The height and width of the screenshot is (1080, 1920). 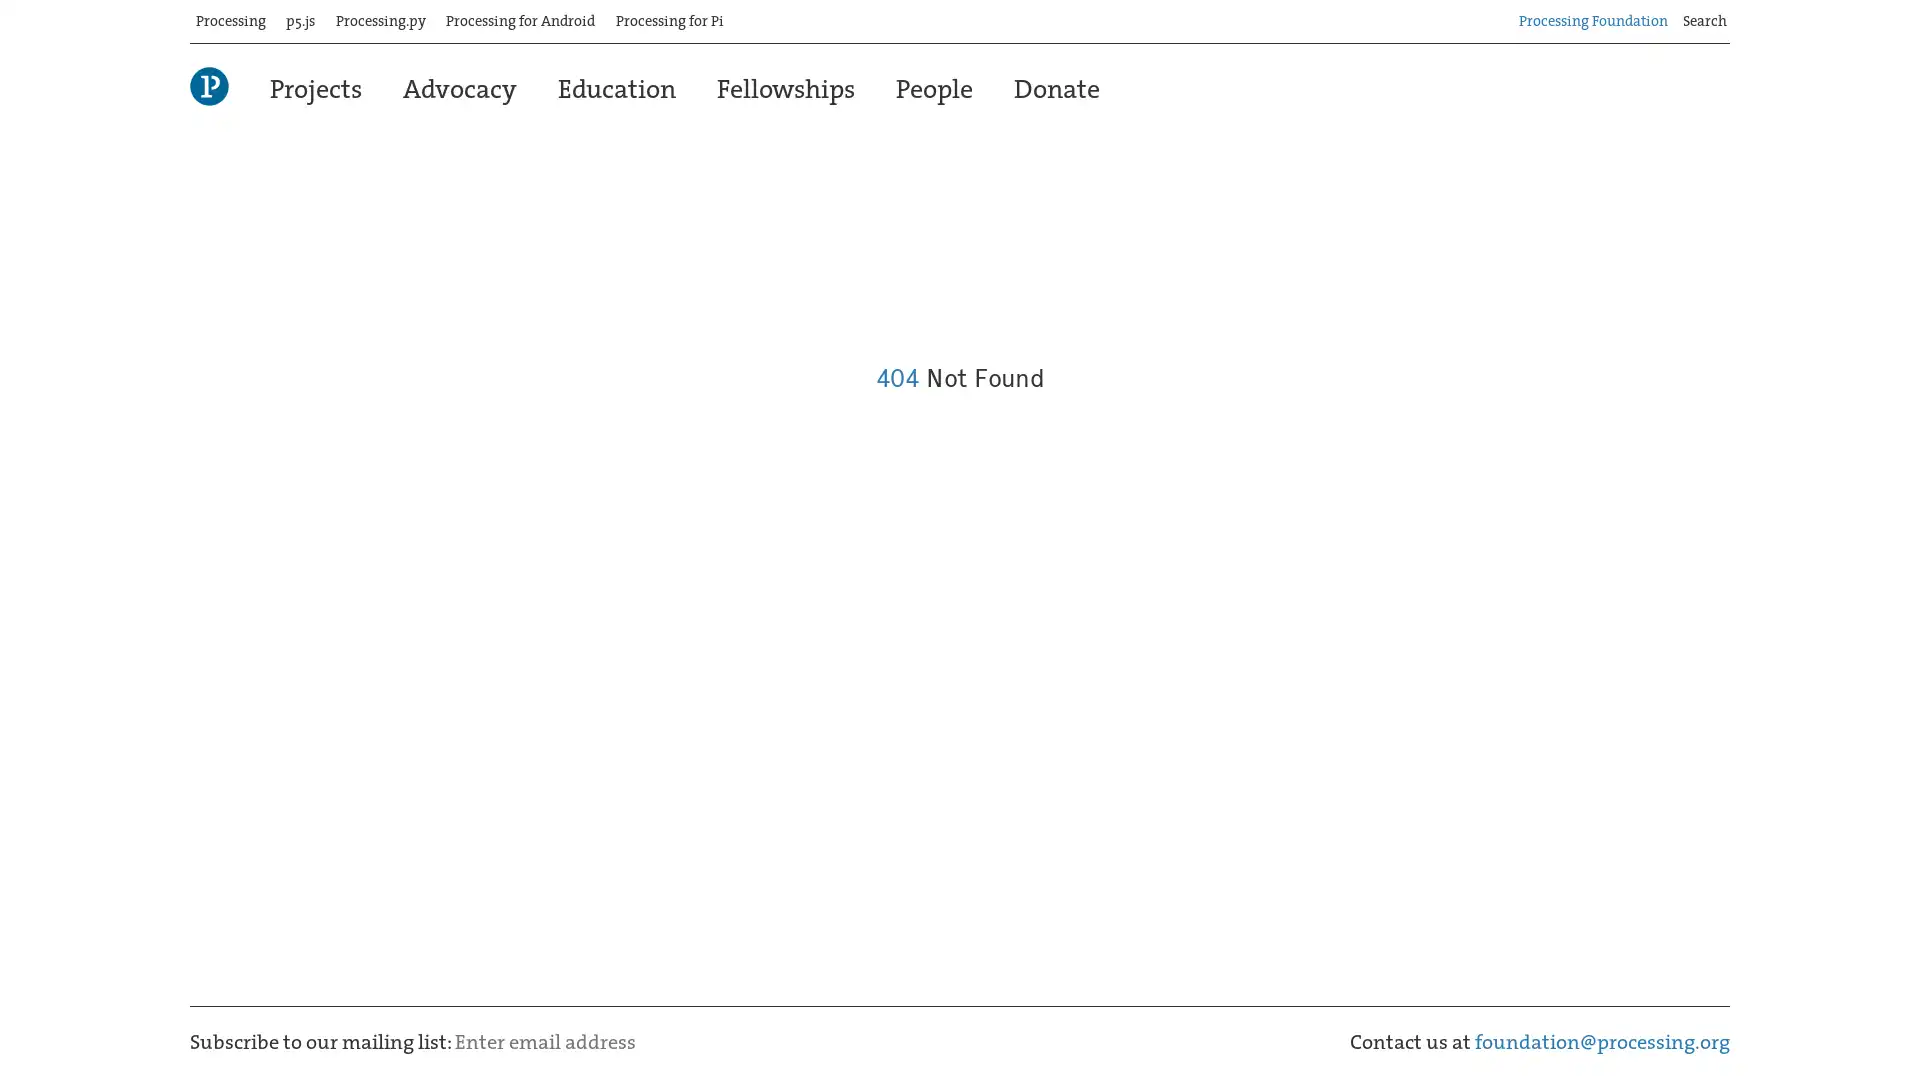 What do you see at coordinates (1729, 13) in the screenshot?
I see `Search` at bounding box center [1729, 13].